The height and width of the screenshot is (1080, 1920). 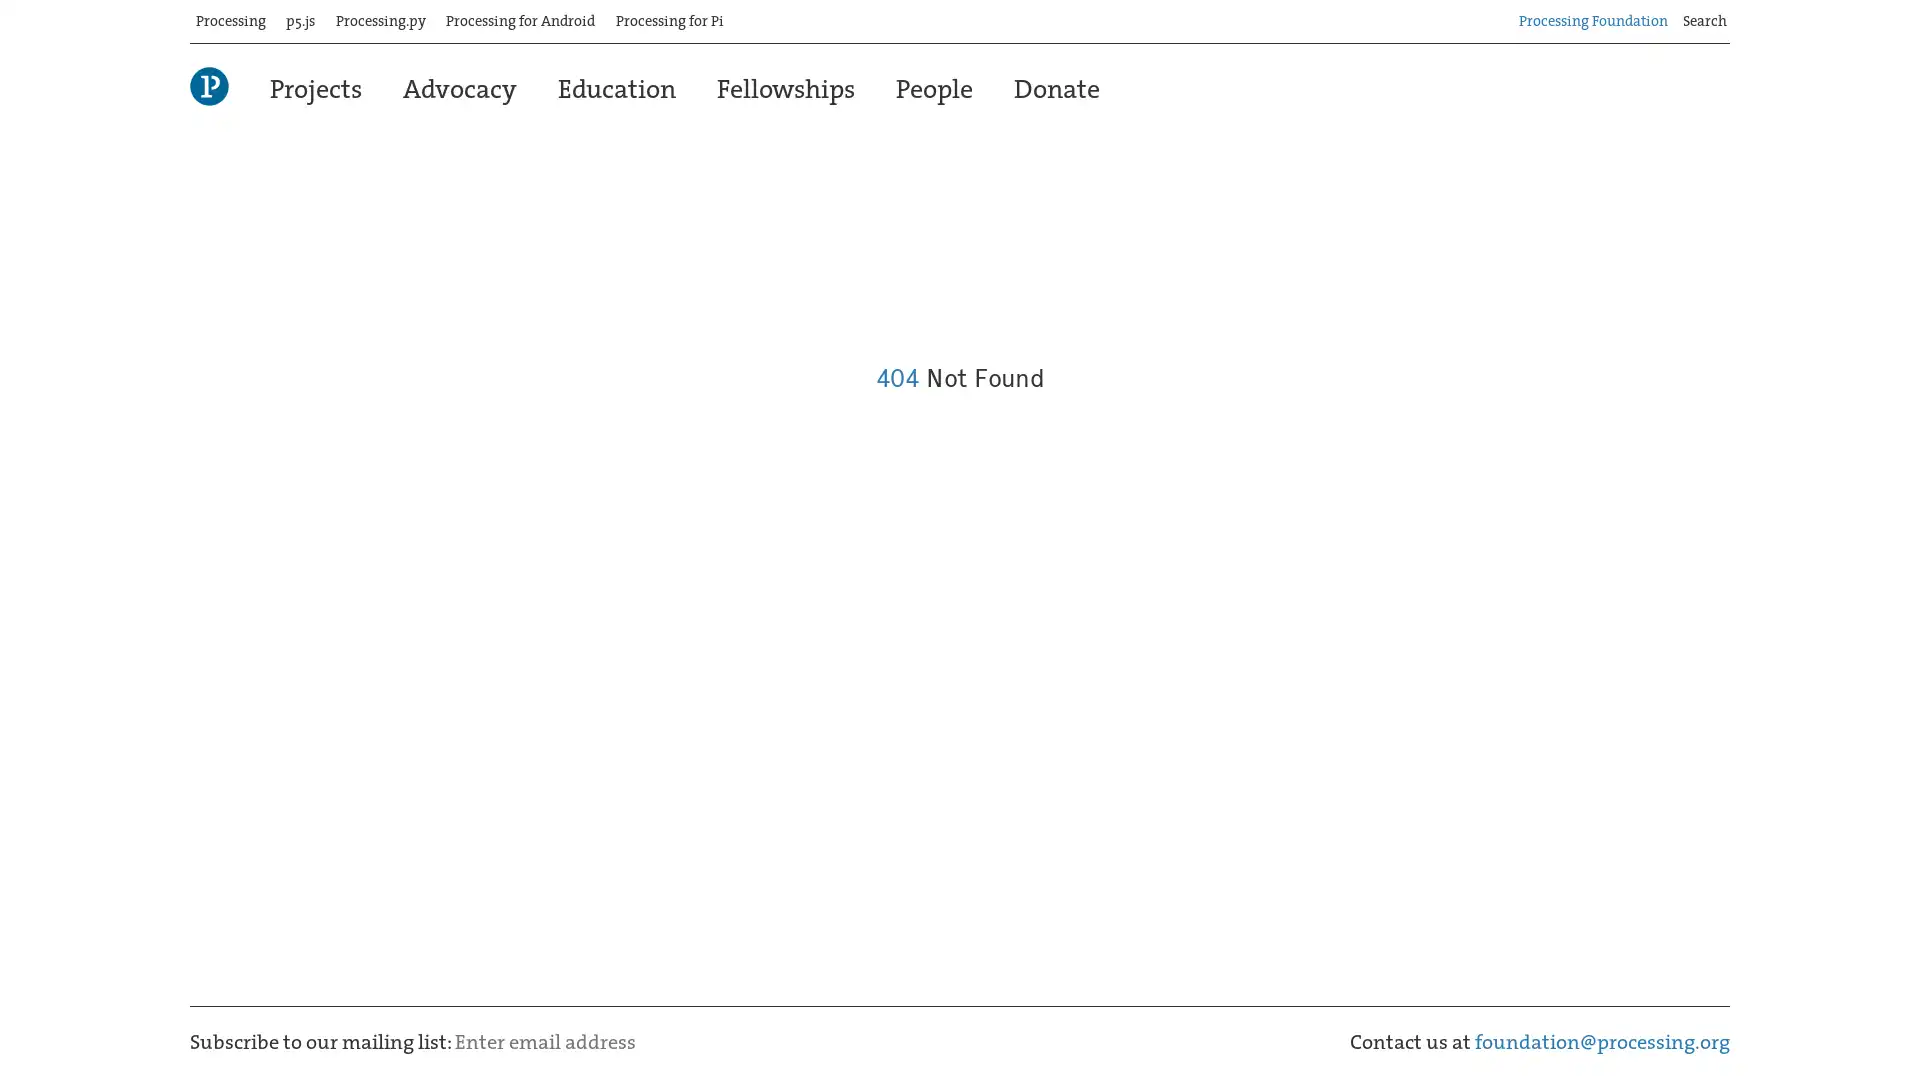 What do you see at coordinates (1729, 13) in the screenshot?
I see `Search` at bounding box center [1729, 13].